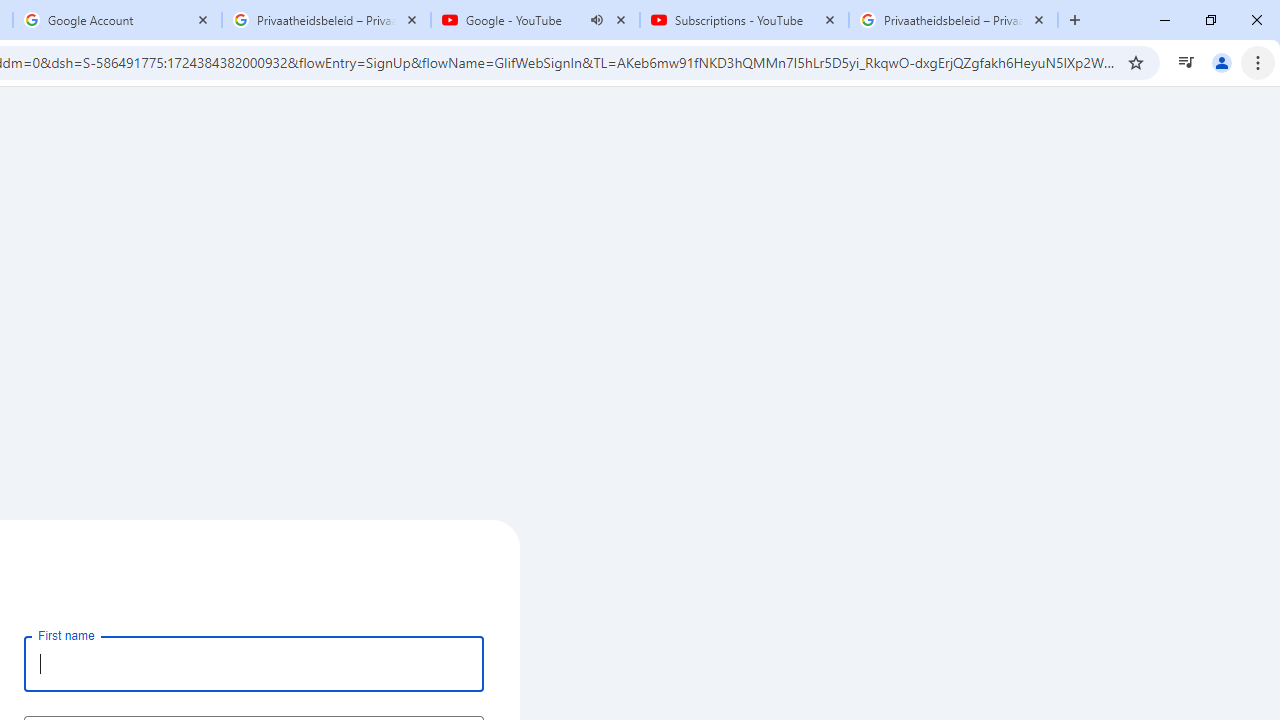 The width and height of the screenshot is (1280, 720). I want to click on 'First name', so click(253, 663).